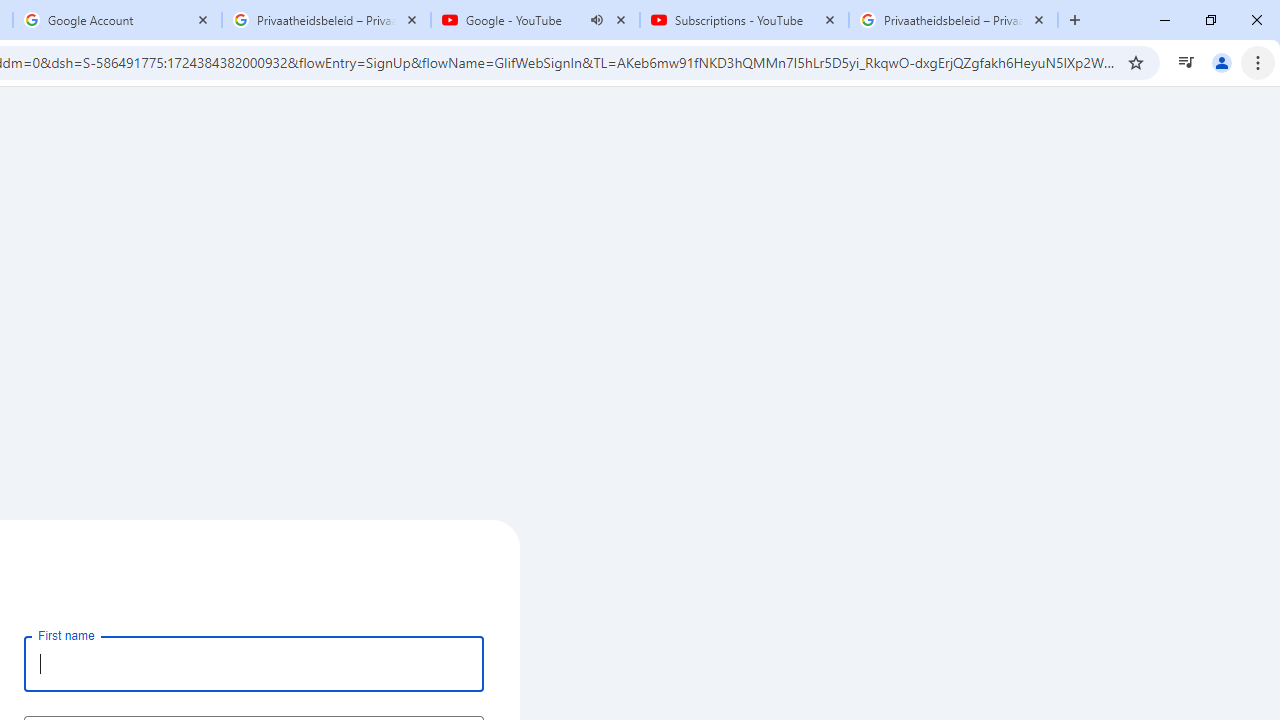 The width and height of the screenshot is (1280, 720). I want to click on 'First name', so click(253, 663).